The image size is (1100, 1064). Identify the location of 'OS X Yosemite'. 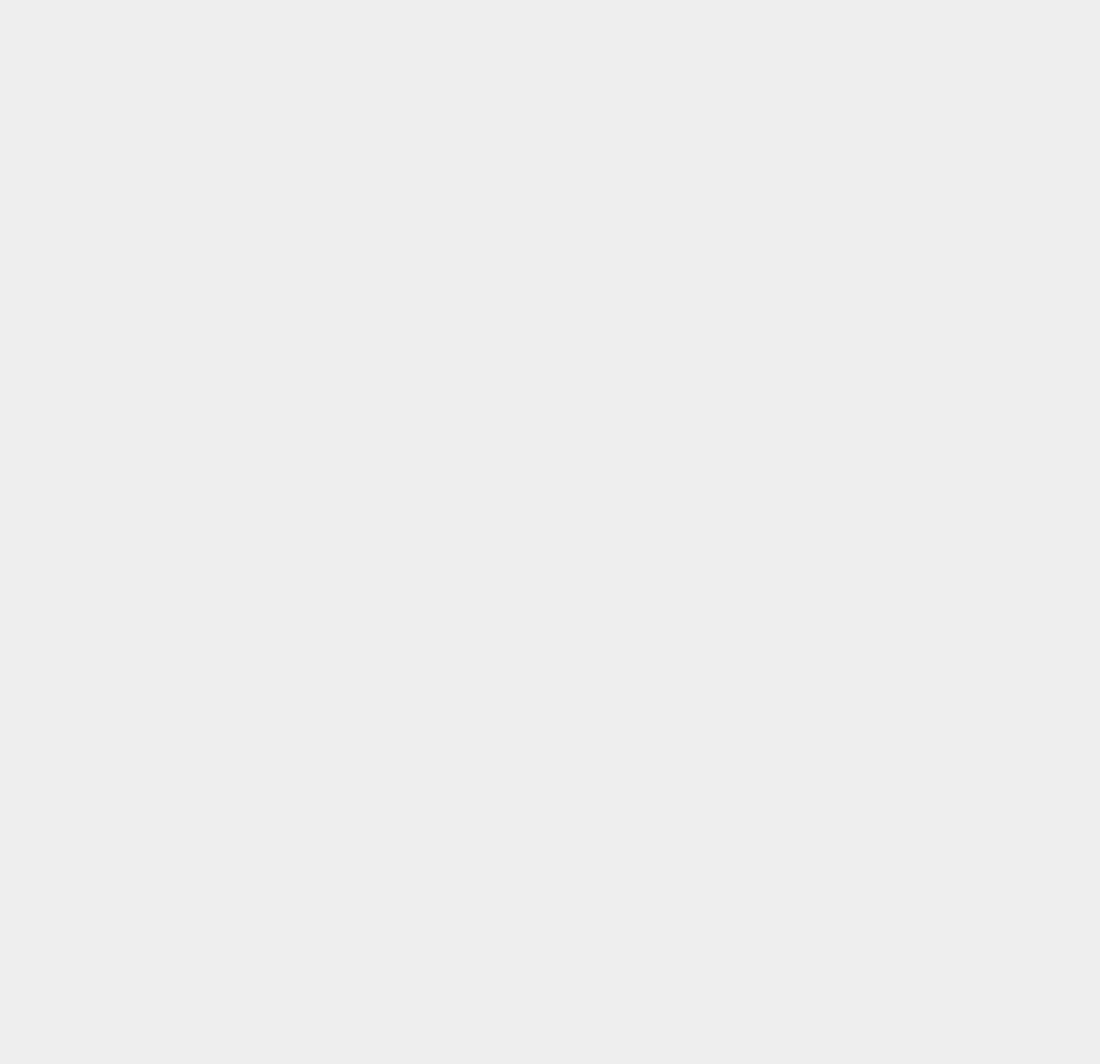
(823, 473).